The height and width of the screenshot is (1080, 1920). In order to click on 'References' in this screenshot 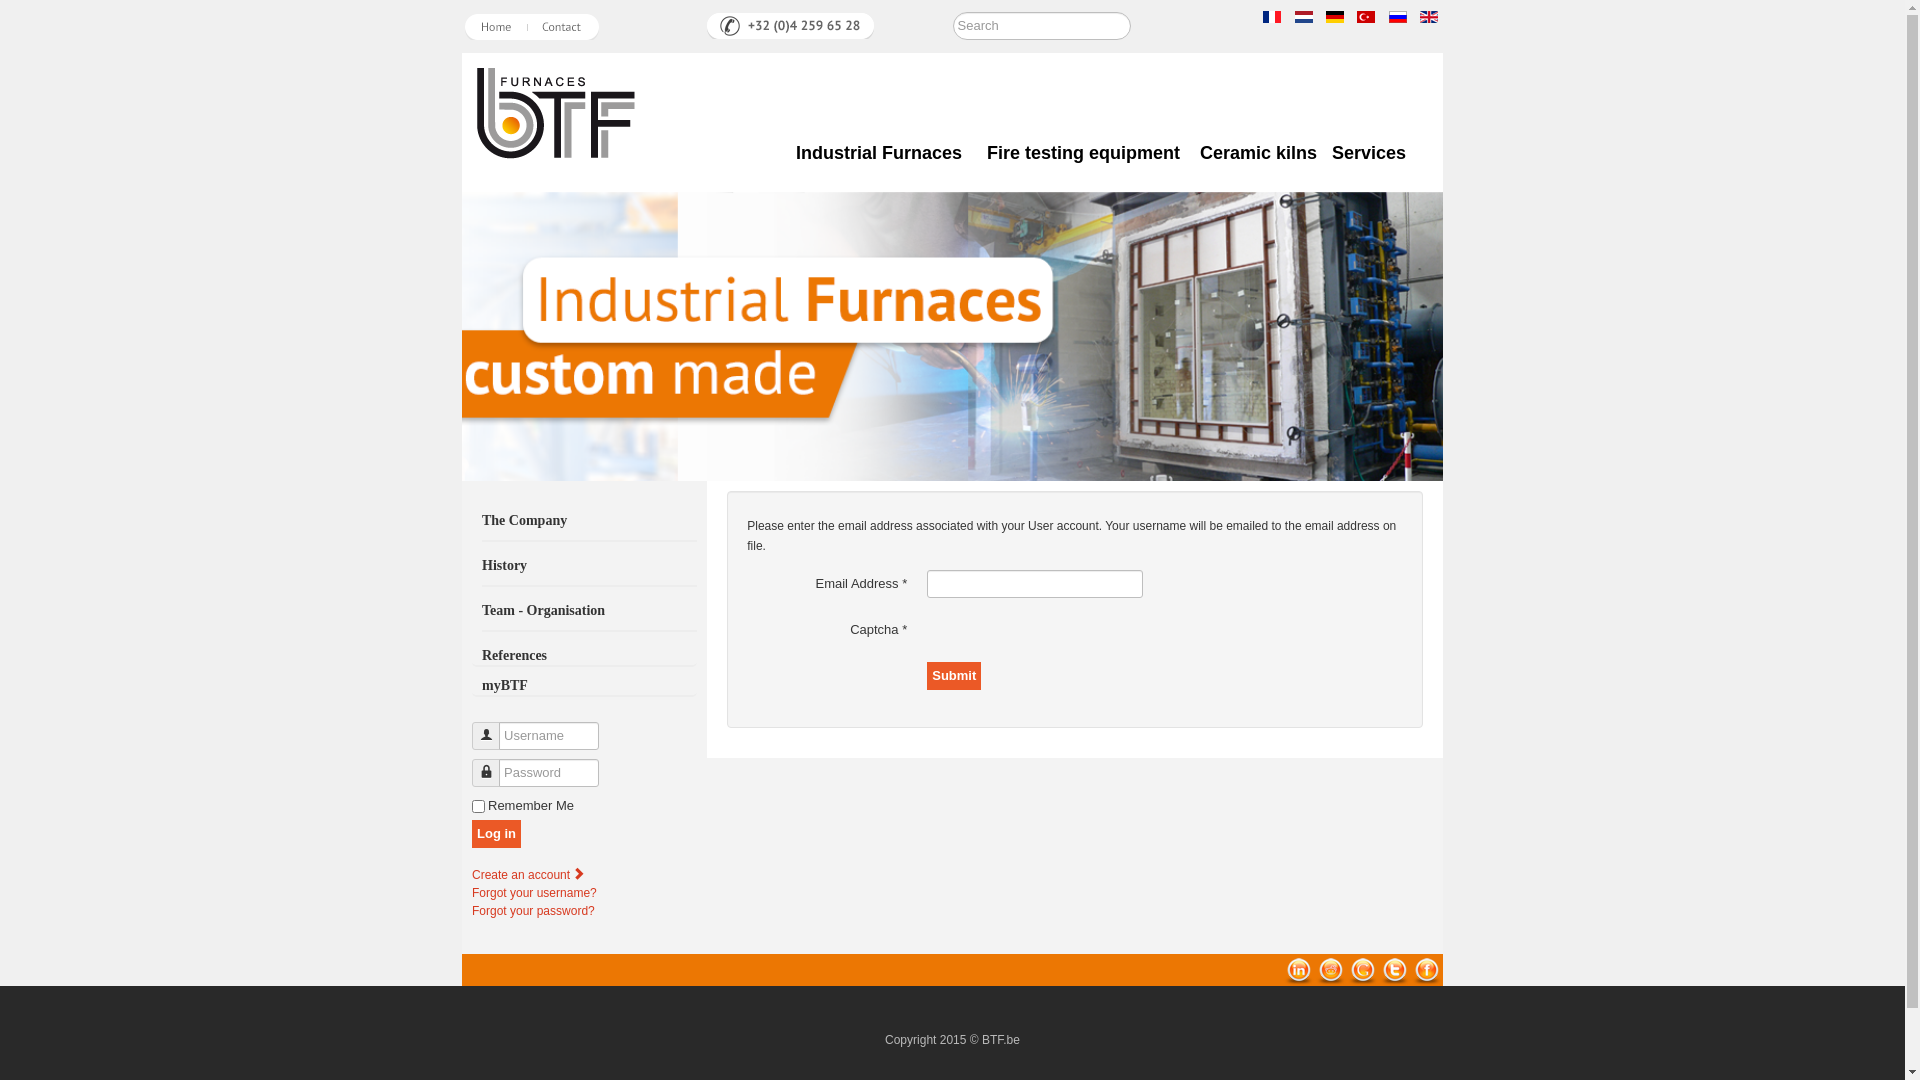, I will do `click(583, 655)`.